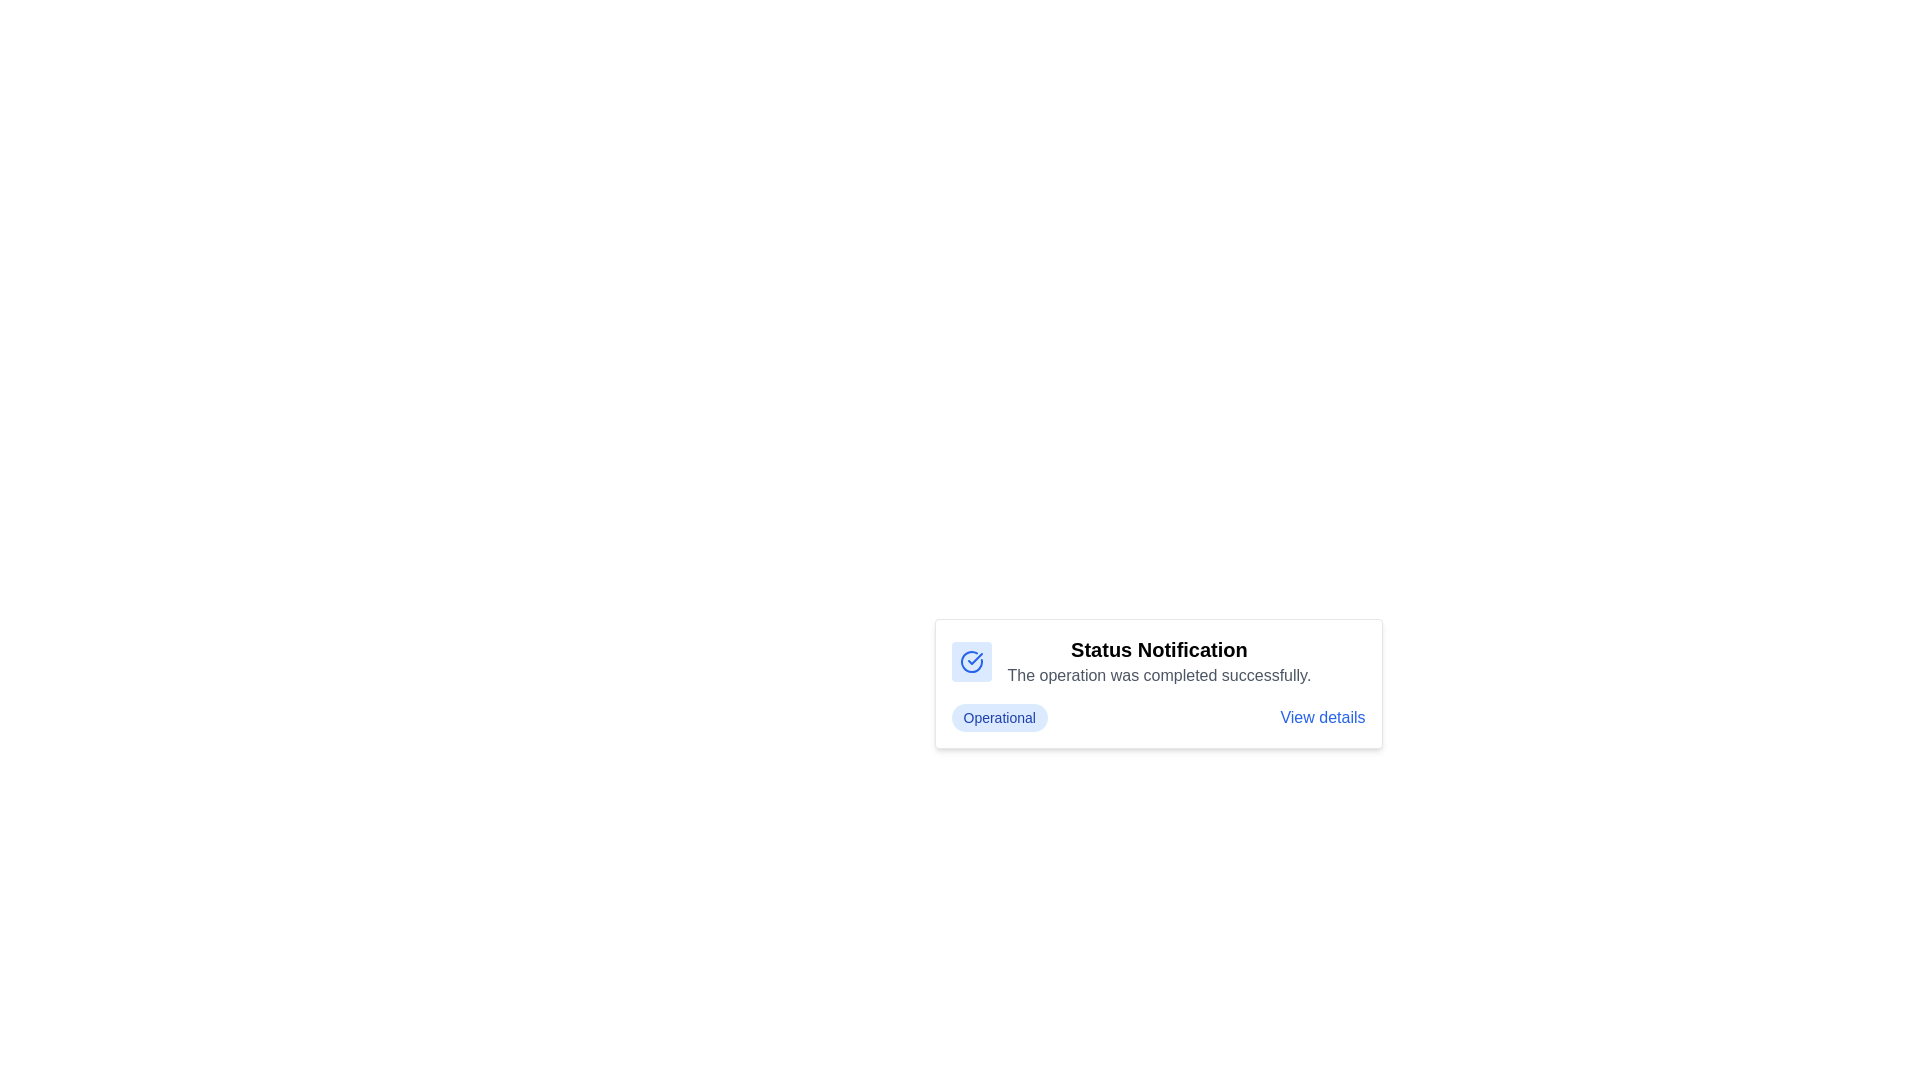 Image resolution: width=1920 pixels, height=1080 pixels. Describe the element at coordinates (1159, 650) in the screenshot. I see `the Text Label that serves as a title or heading, positioned above the status message and to the right of an icon, located centrally near the bottom of the main interface` at that location.